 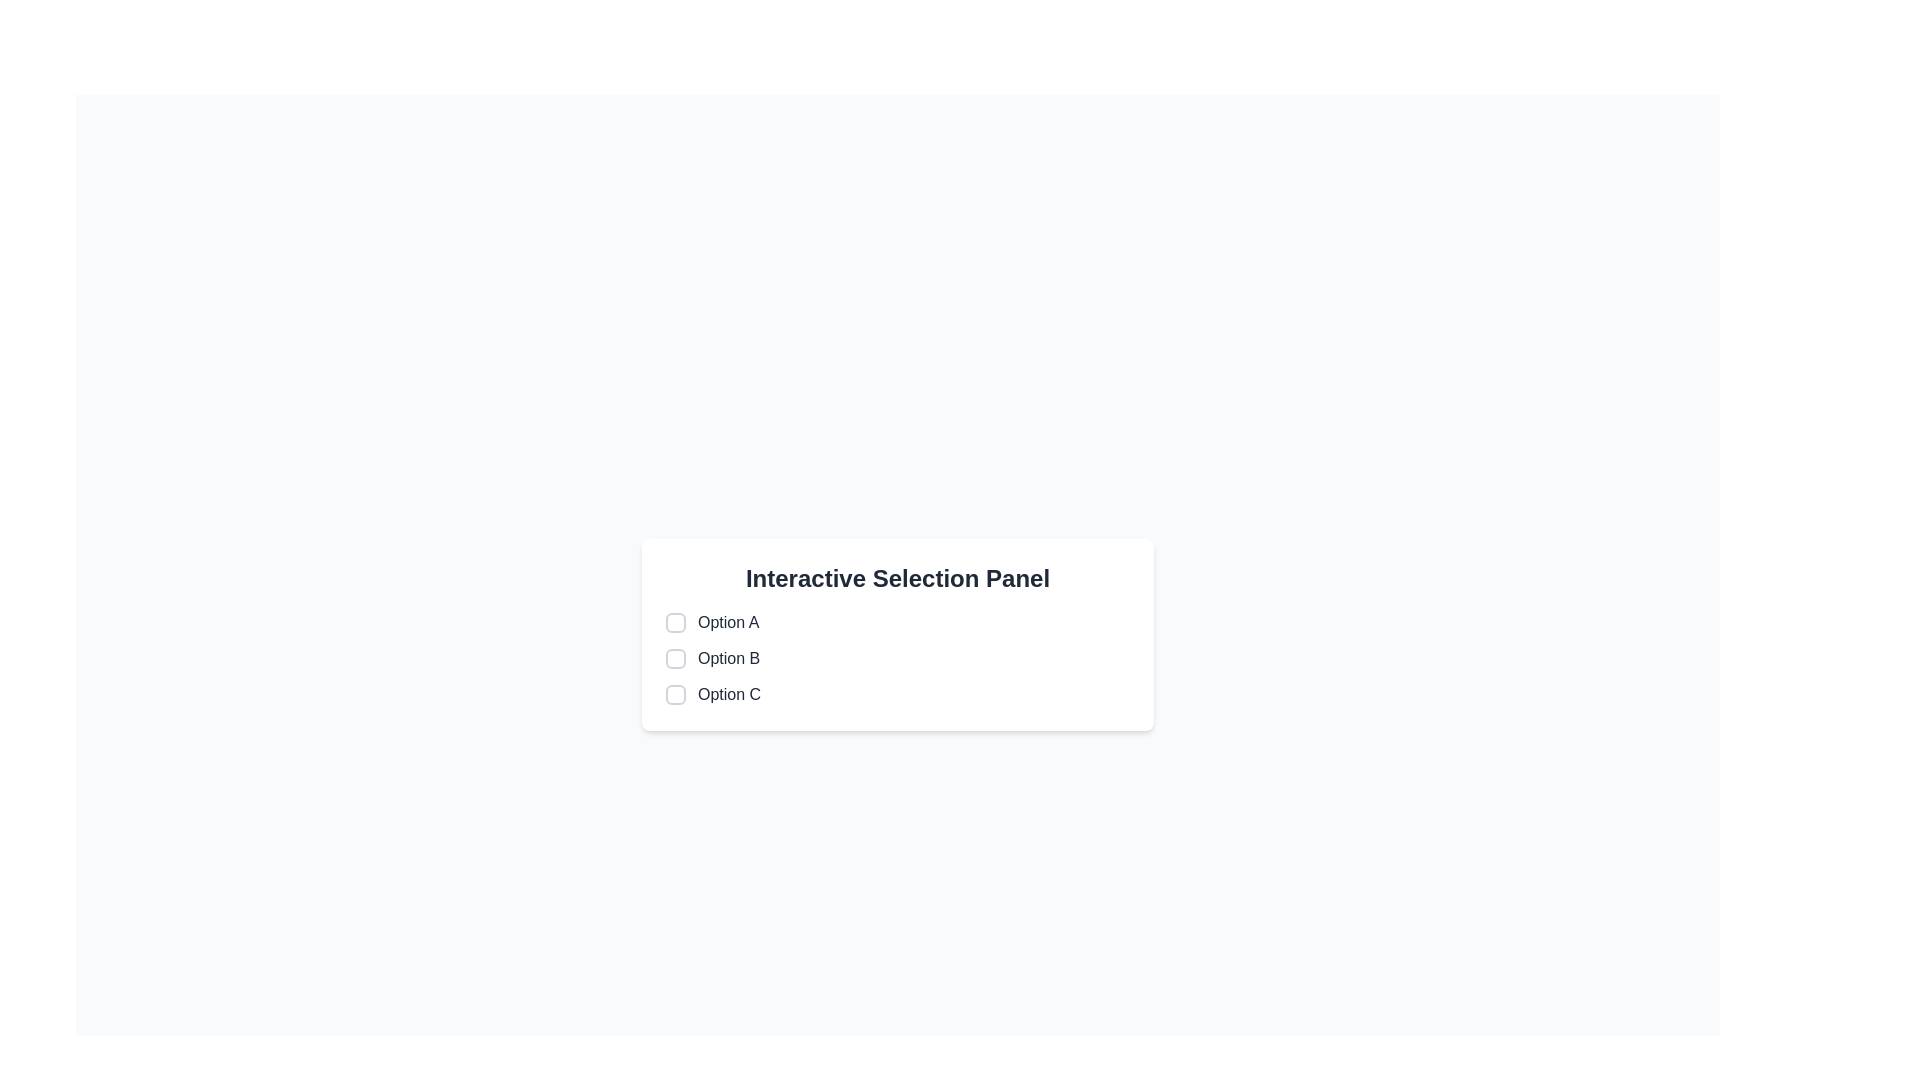 What do you see at coordinates (728, 659) in the screenshot?
I see `text of the label displaying 'Option B', which is styled in a medium gray color and positioned to the right of an unchecked checkbox in the second row of the Interactive Selection Panel` at bounding box center [728, 659].